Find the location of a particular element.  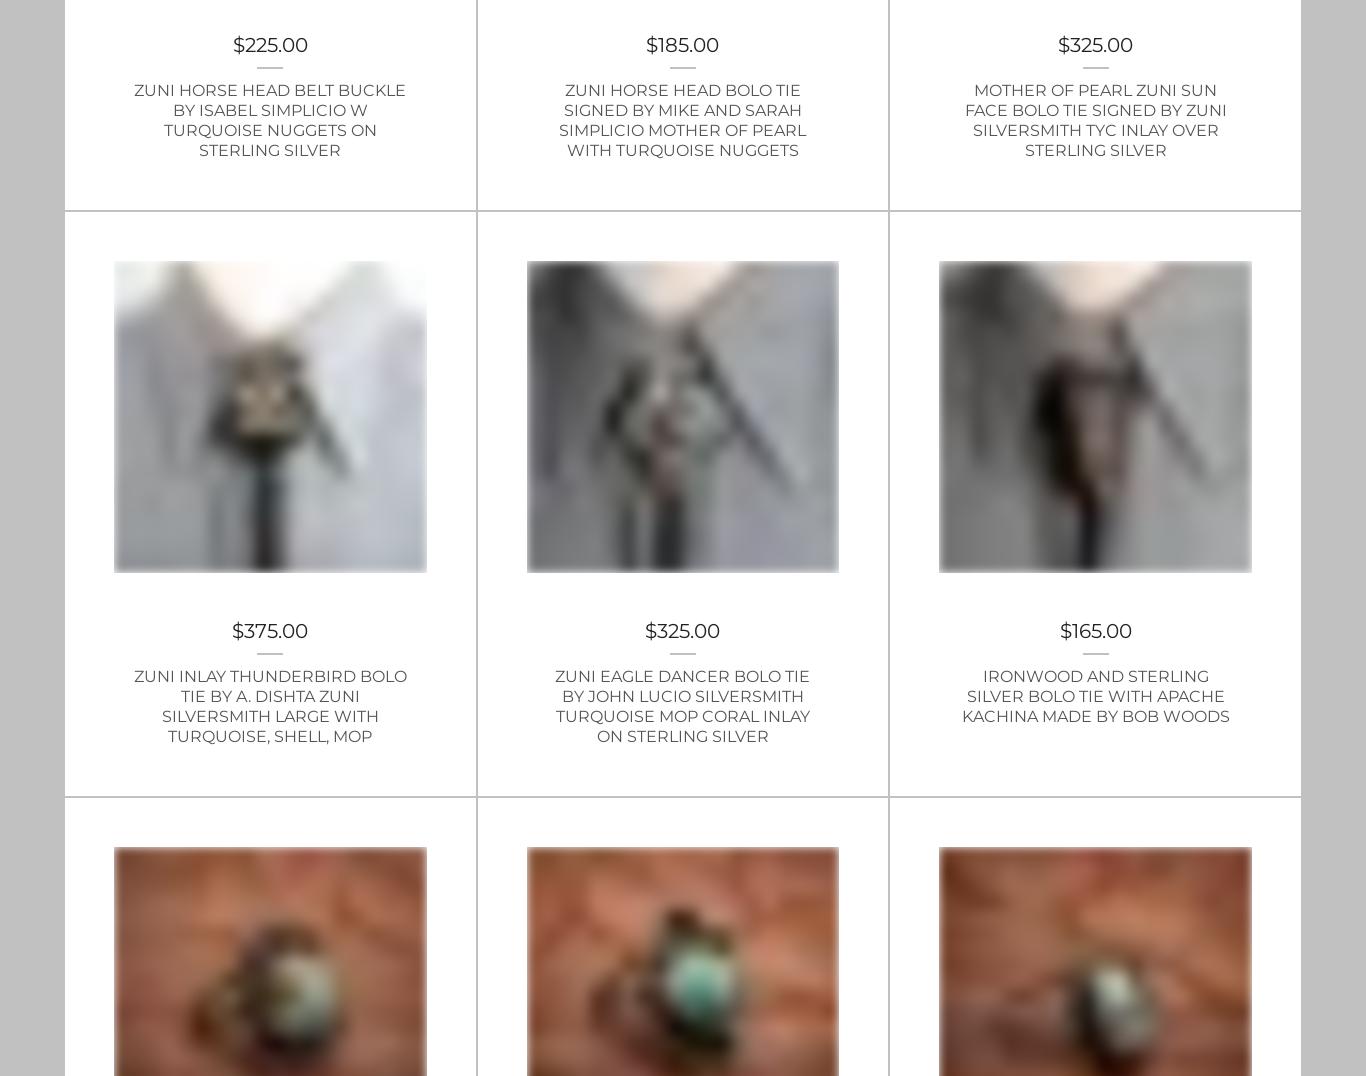

'Ironwood and Sterling Silver Bolo Tie with Apache Kachina made by Bob Woods' is located at coordinates (1093, 696).